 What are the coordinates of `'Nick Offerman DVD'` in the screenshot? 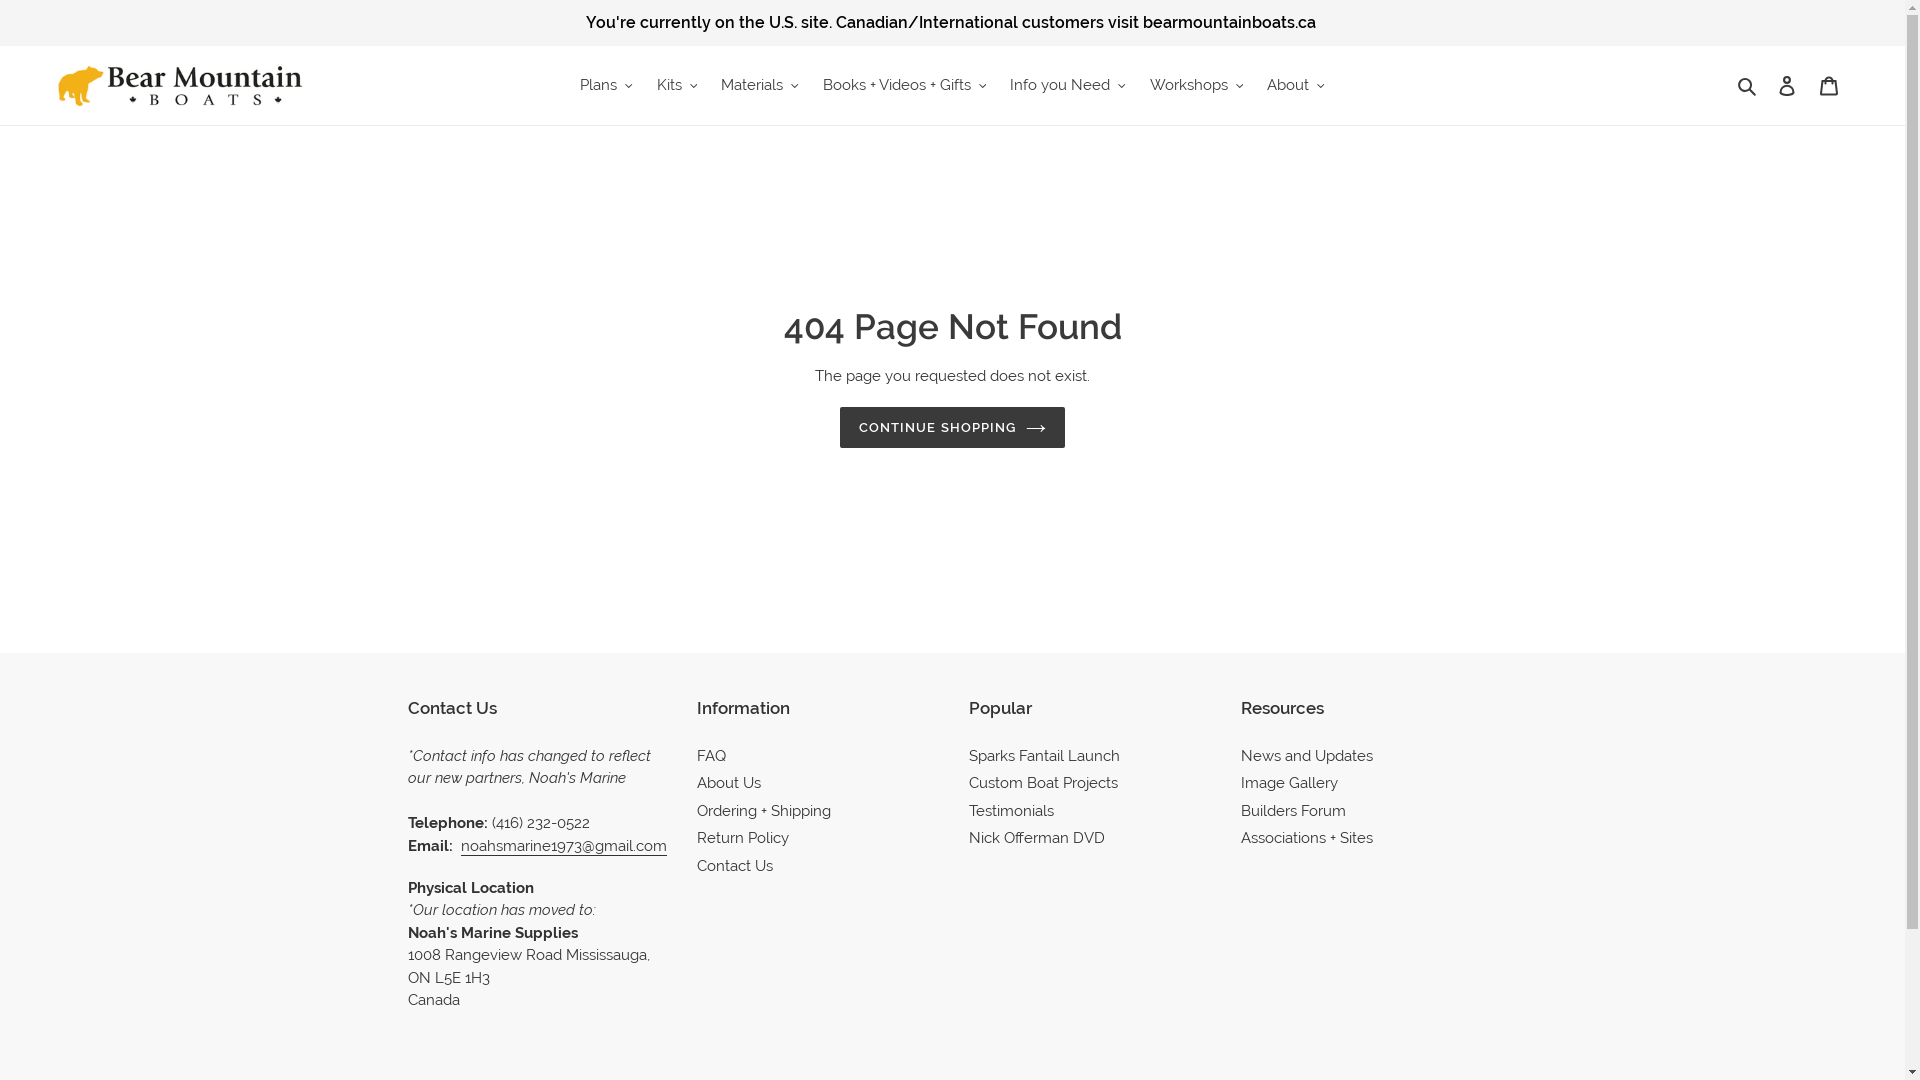 It's located at (1036, 837).